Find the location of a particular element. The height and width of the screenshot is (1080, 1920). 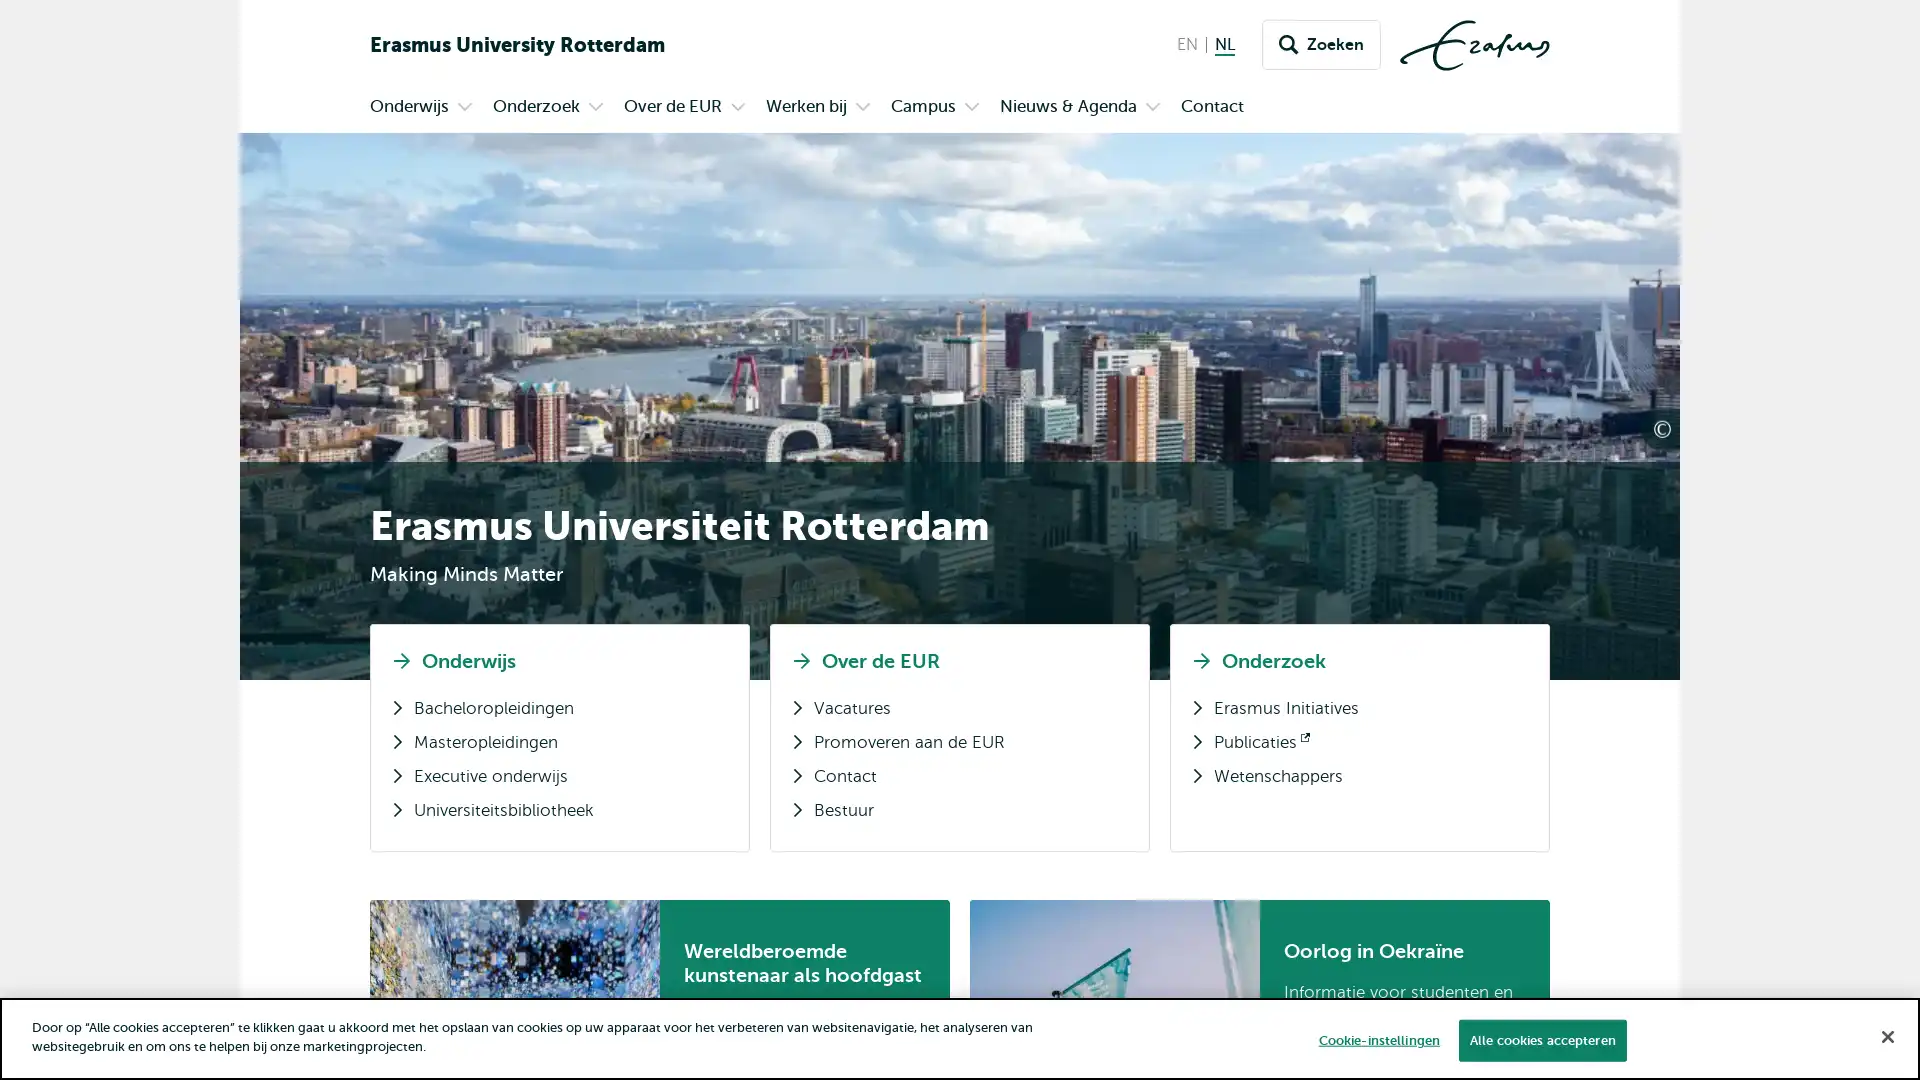

Open submenu is located at coordinates (737, 108).